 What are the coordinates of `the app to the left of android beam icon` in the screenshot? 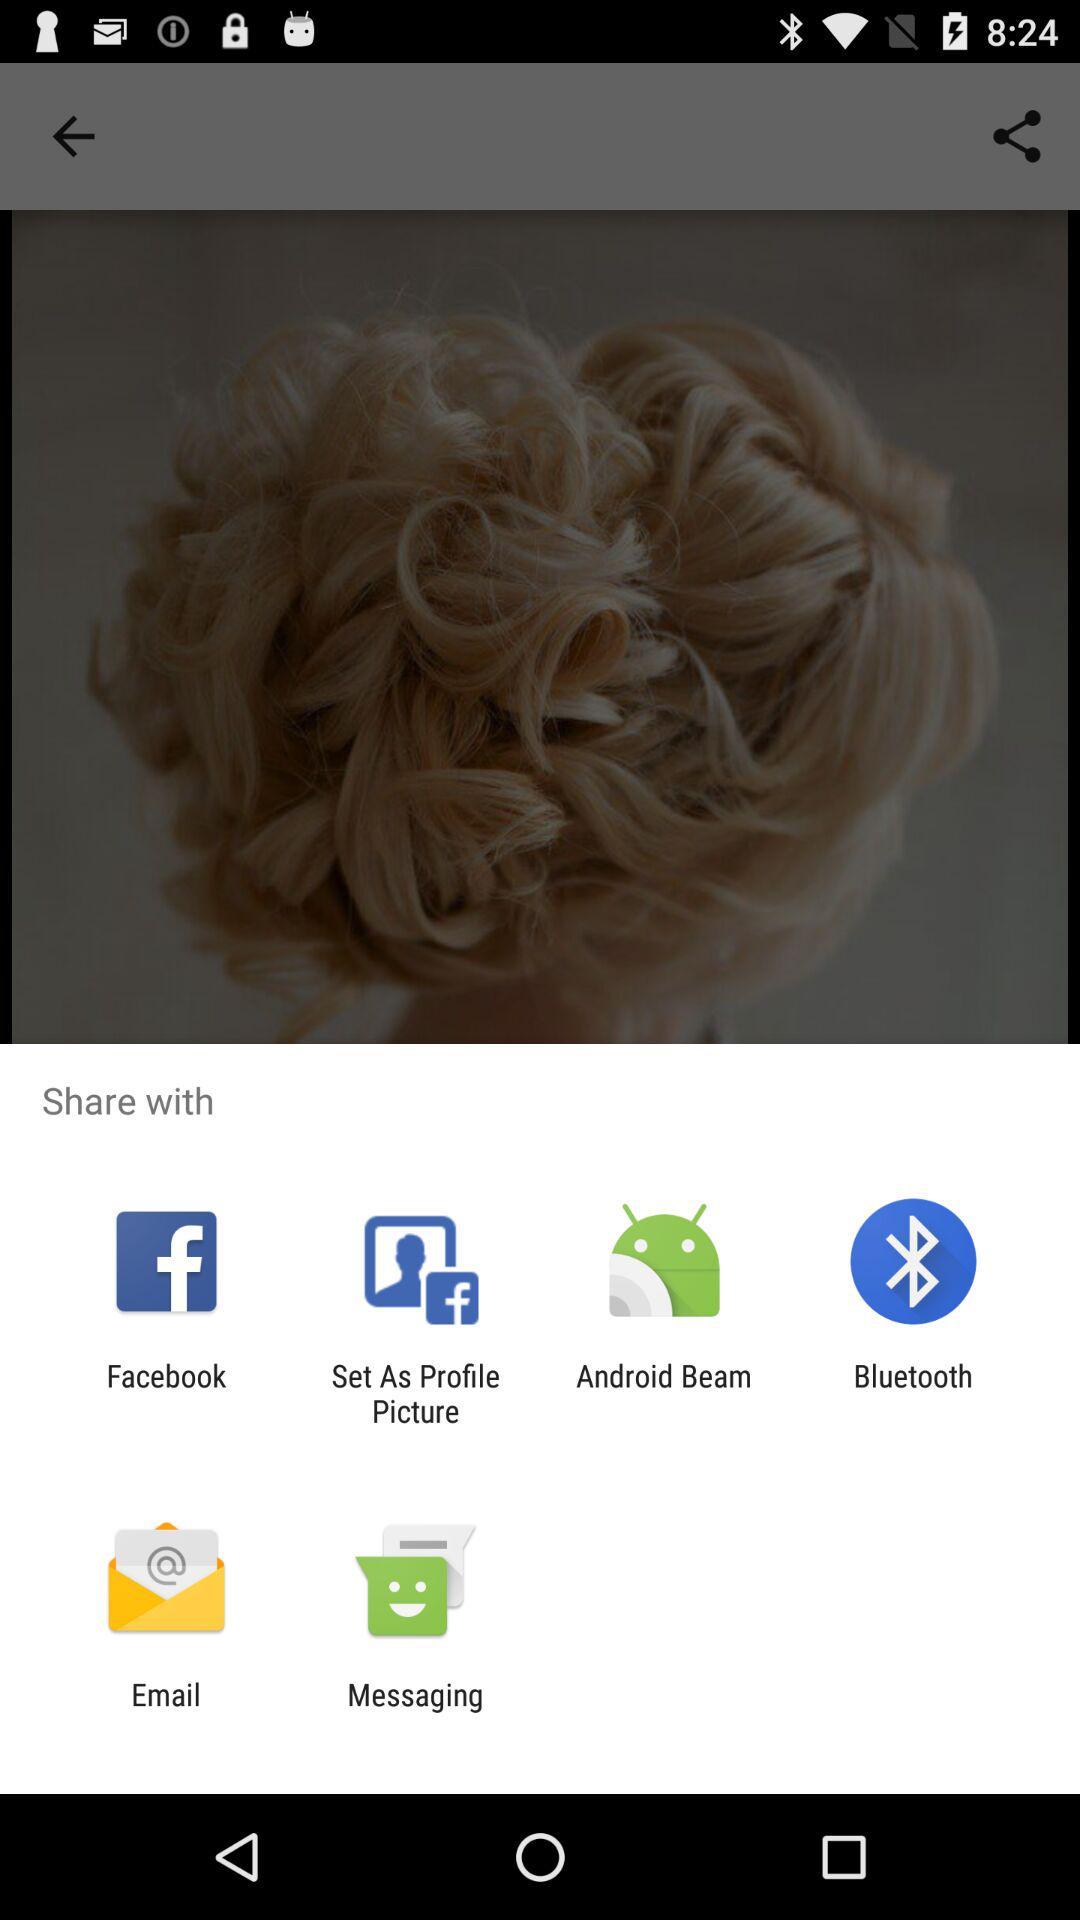 It's located at (414, 1392).